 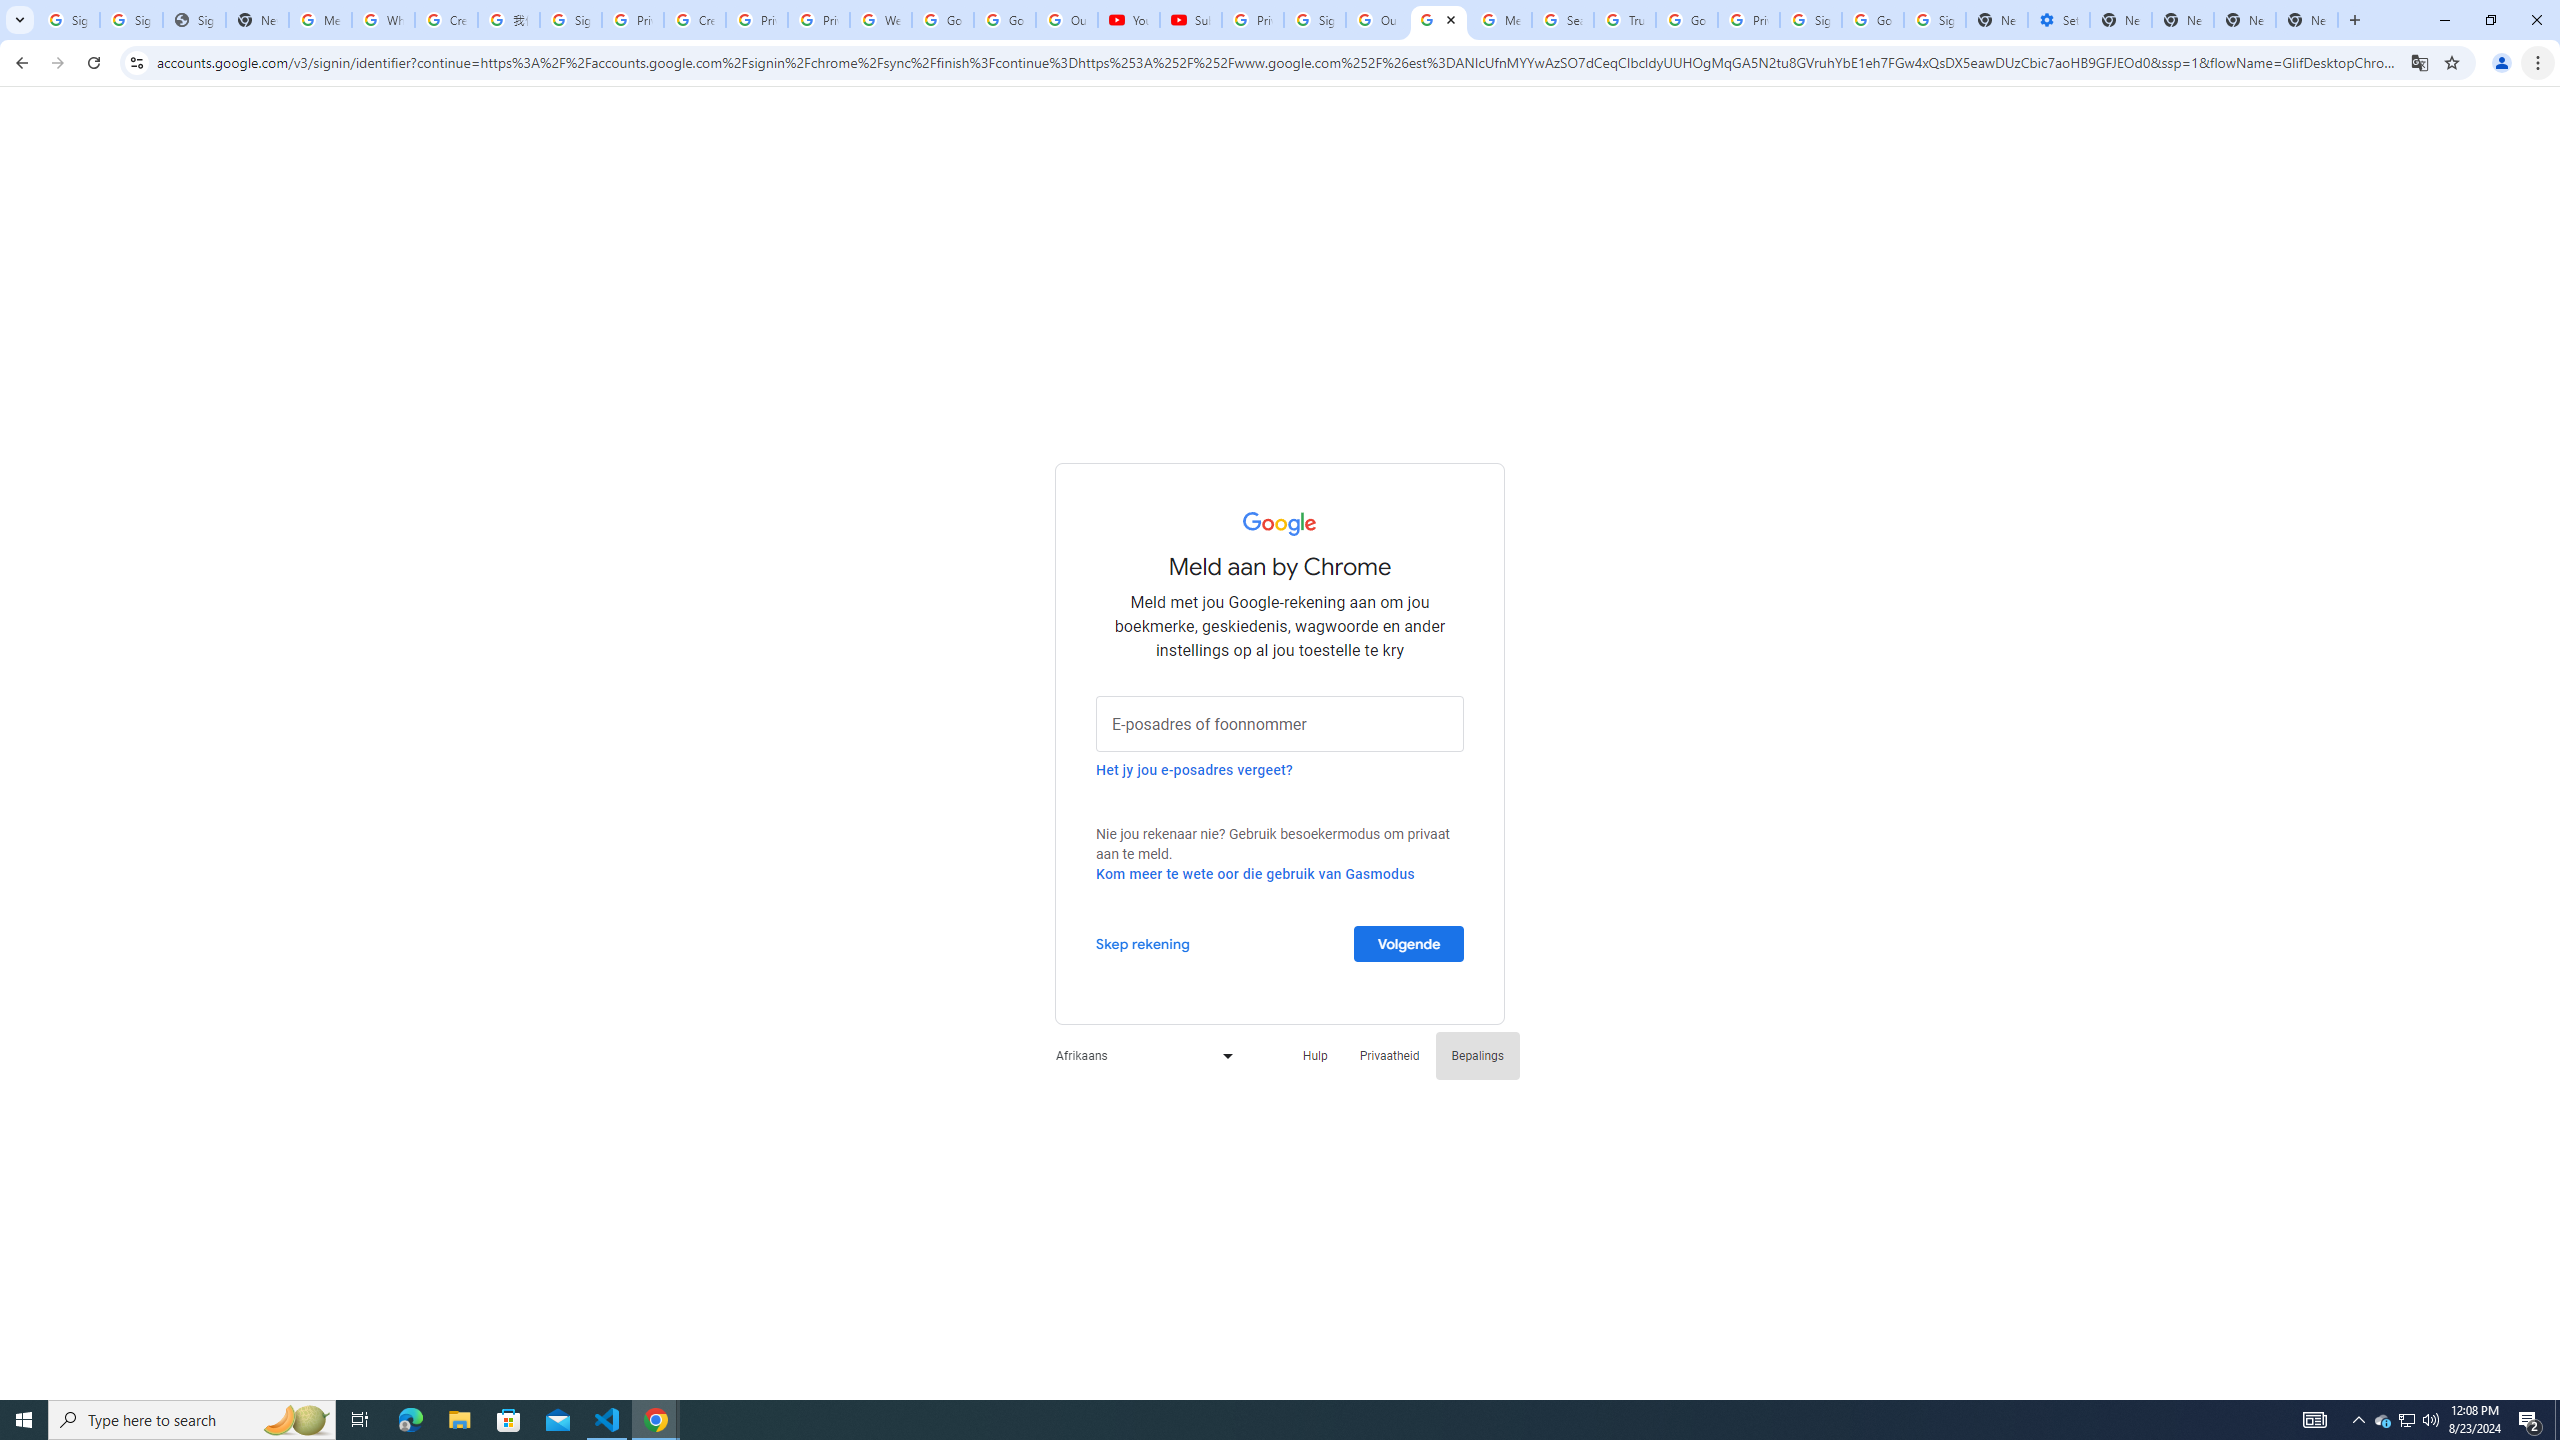 I want to click on 'Subscriptions - YouTube', so click(x=1190, y=19).